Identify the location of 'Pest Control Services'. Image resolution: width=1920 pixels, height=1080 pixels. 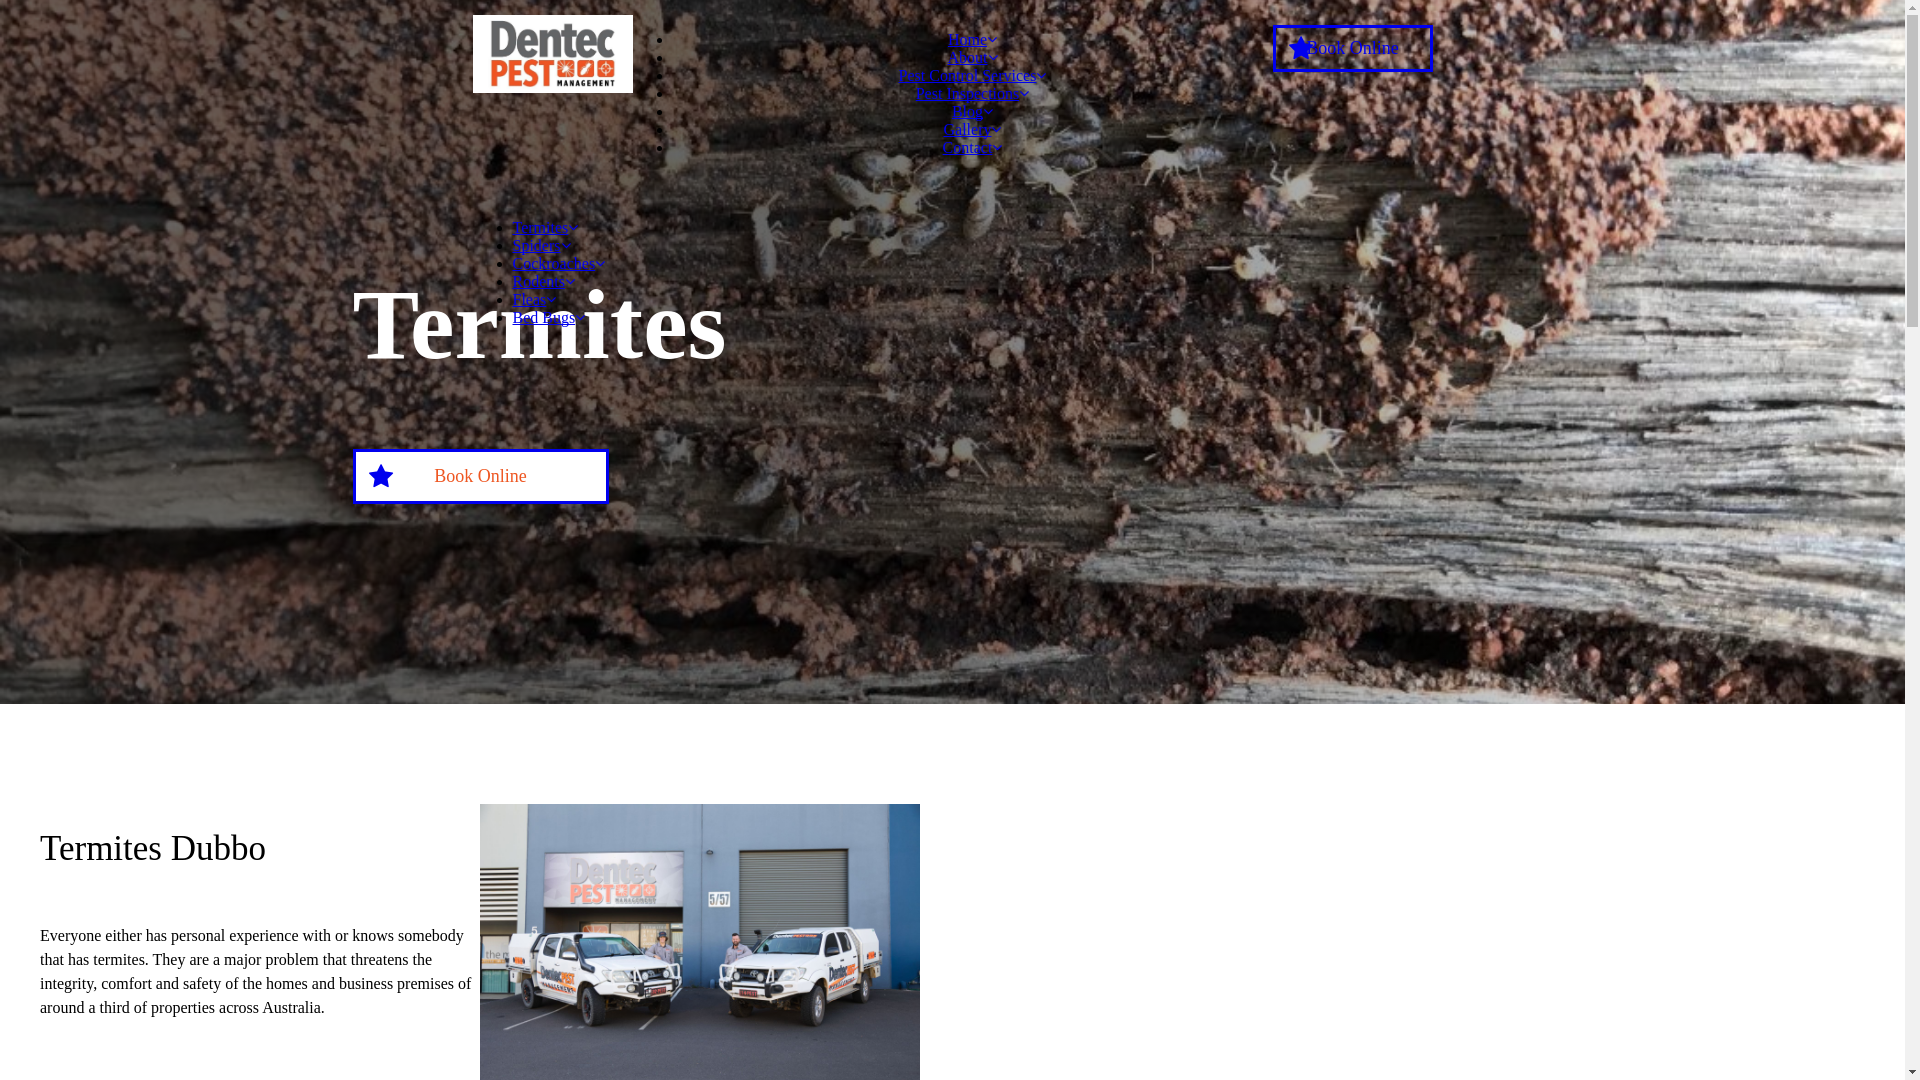
(973, 74).